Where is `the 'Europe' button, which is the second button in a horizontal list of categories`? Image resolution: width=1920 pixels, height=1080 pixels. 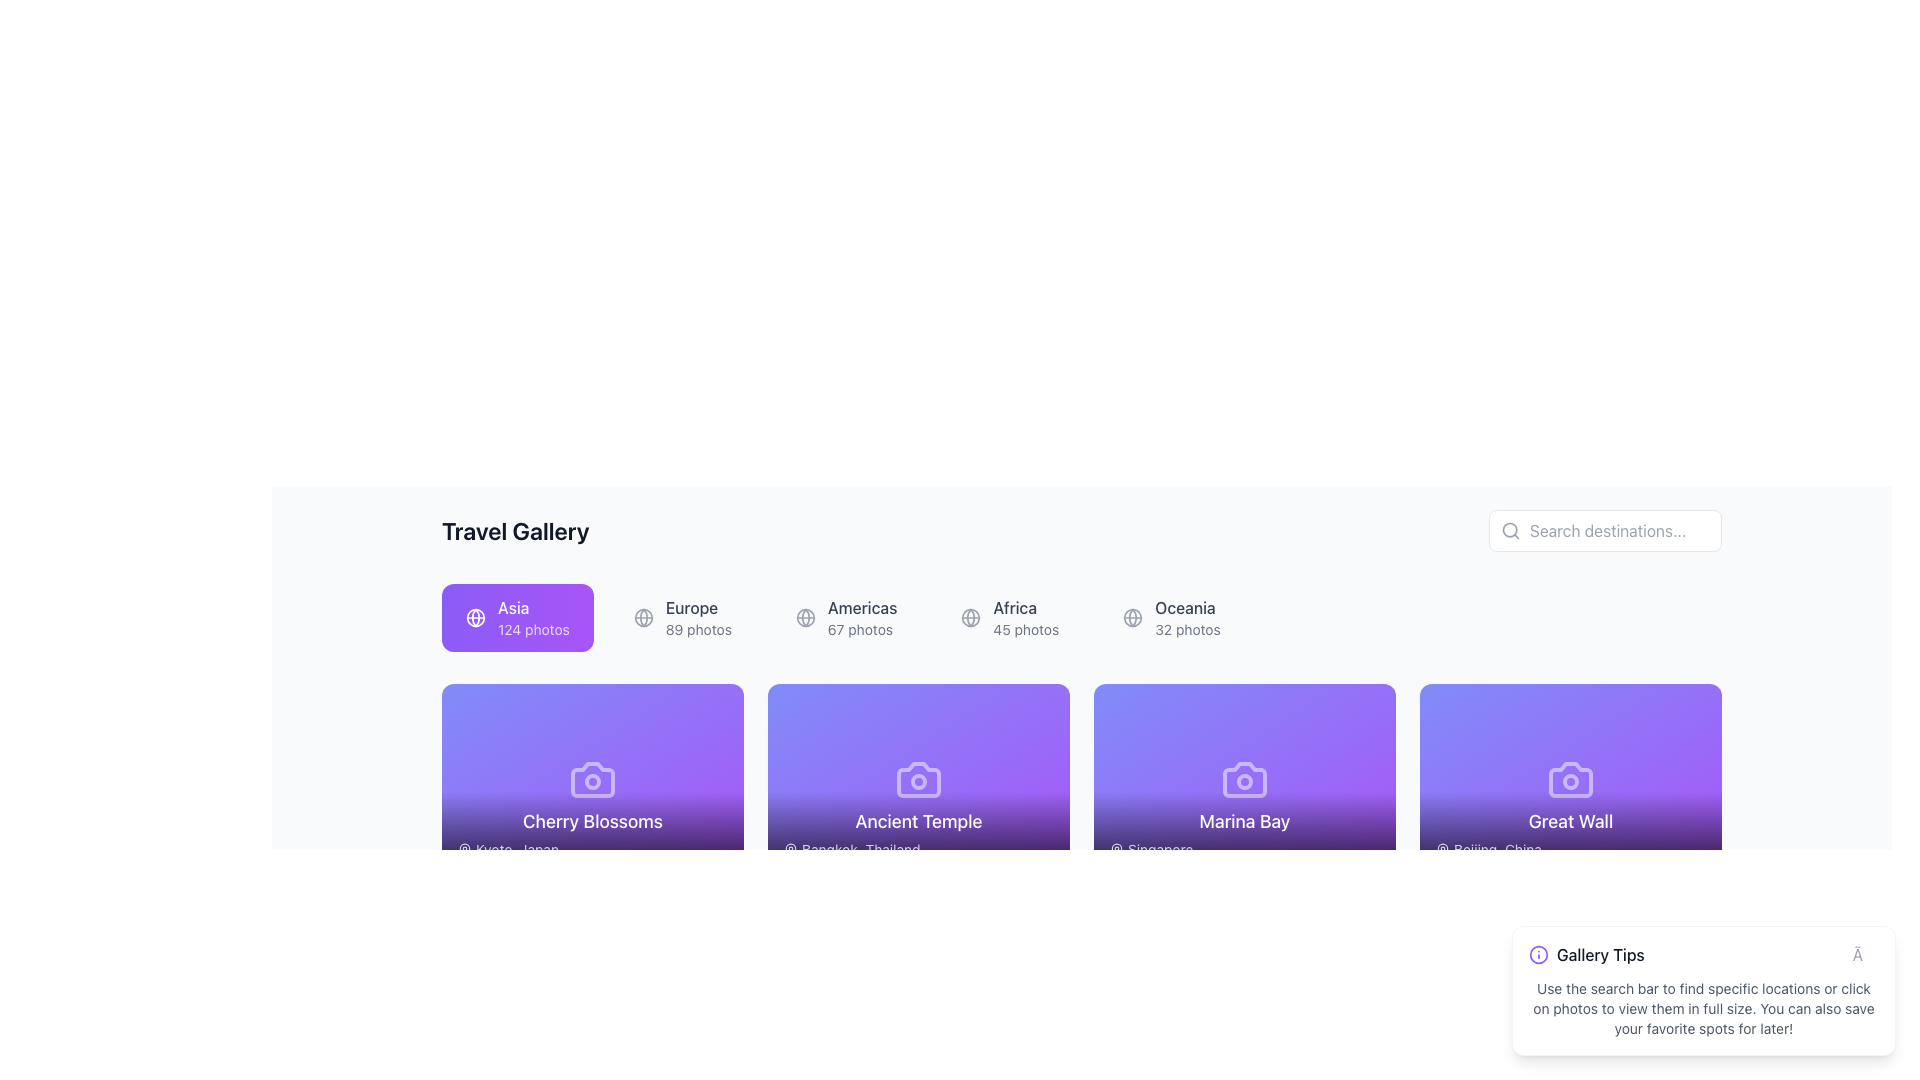 the 'Europe' button, which is the second button in a horizontal list of categories is located at coordinates (682, 616).